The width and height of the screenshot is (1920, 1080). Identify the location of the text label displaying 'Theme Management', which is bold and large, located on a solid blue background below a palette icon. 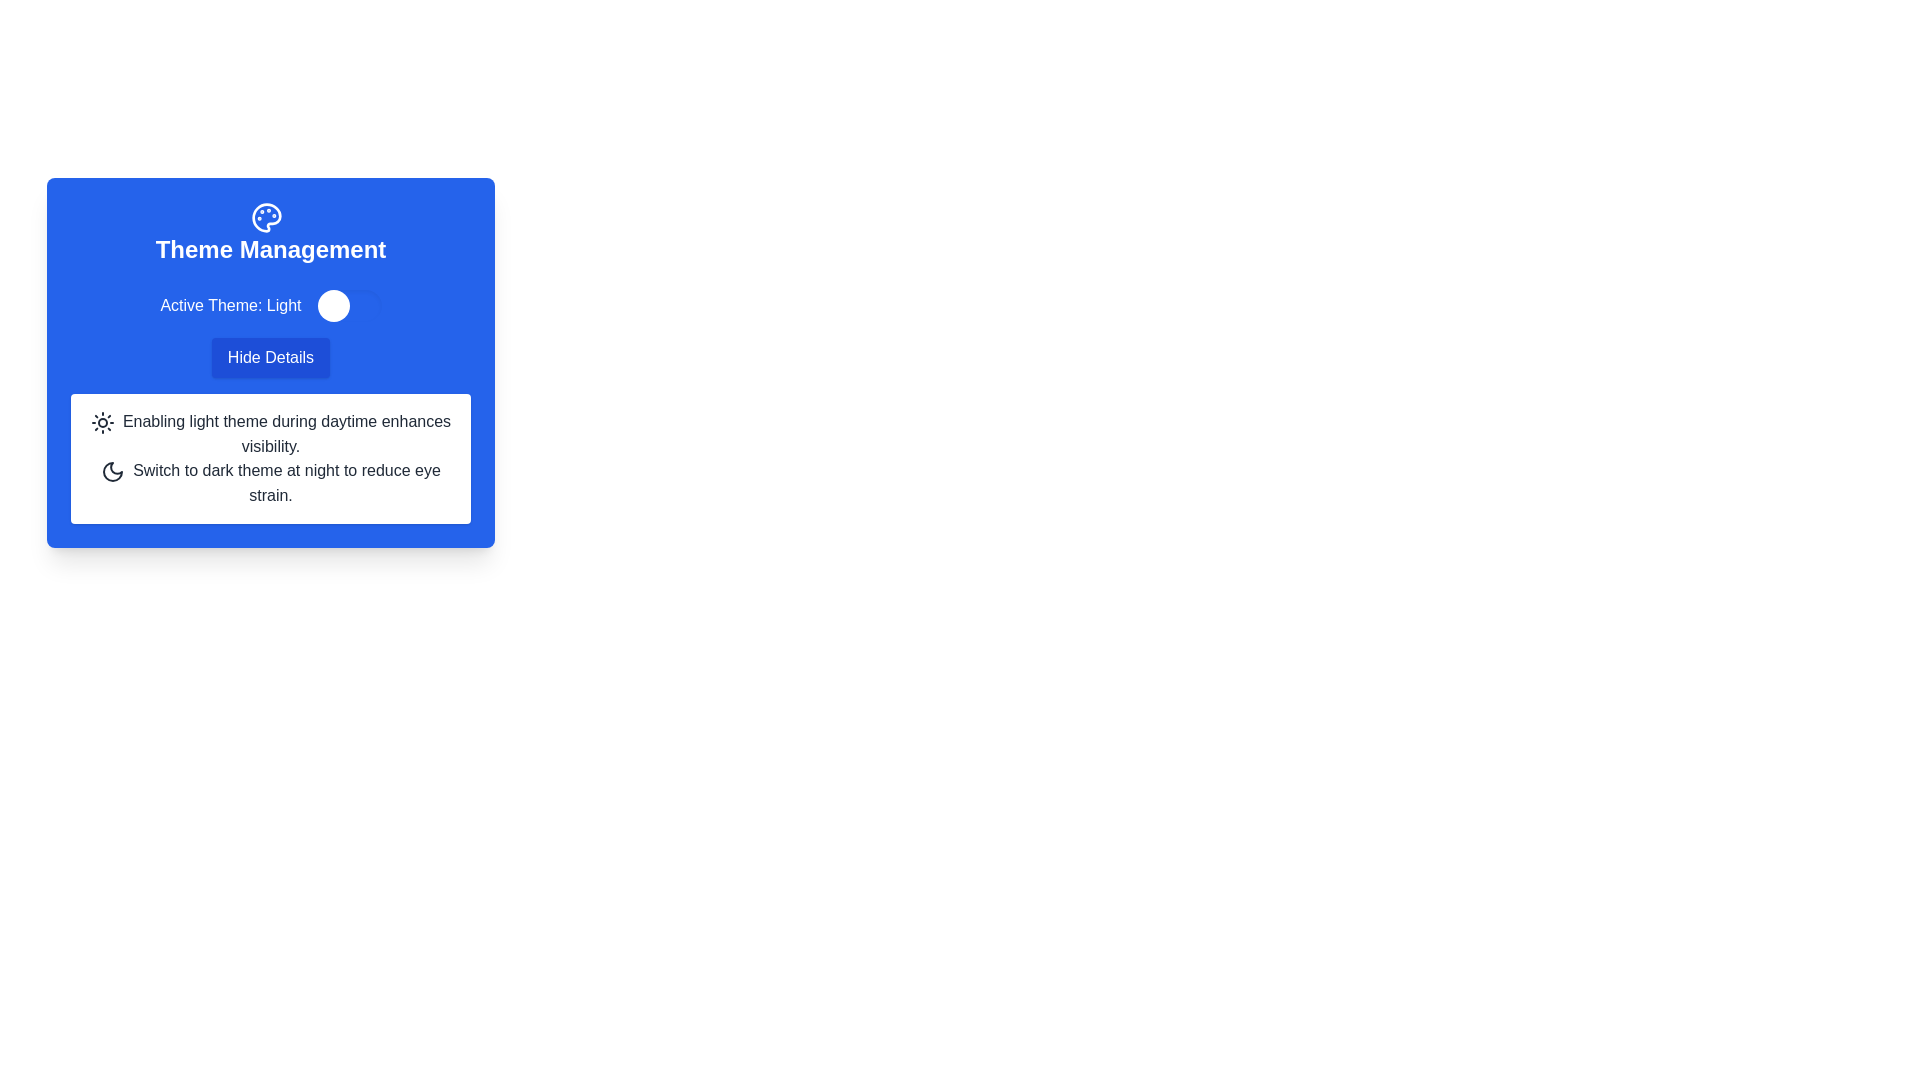
(269, 249).